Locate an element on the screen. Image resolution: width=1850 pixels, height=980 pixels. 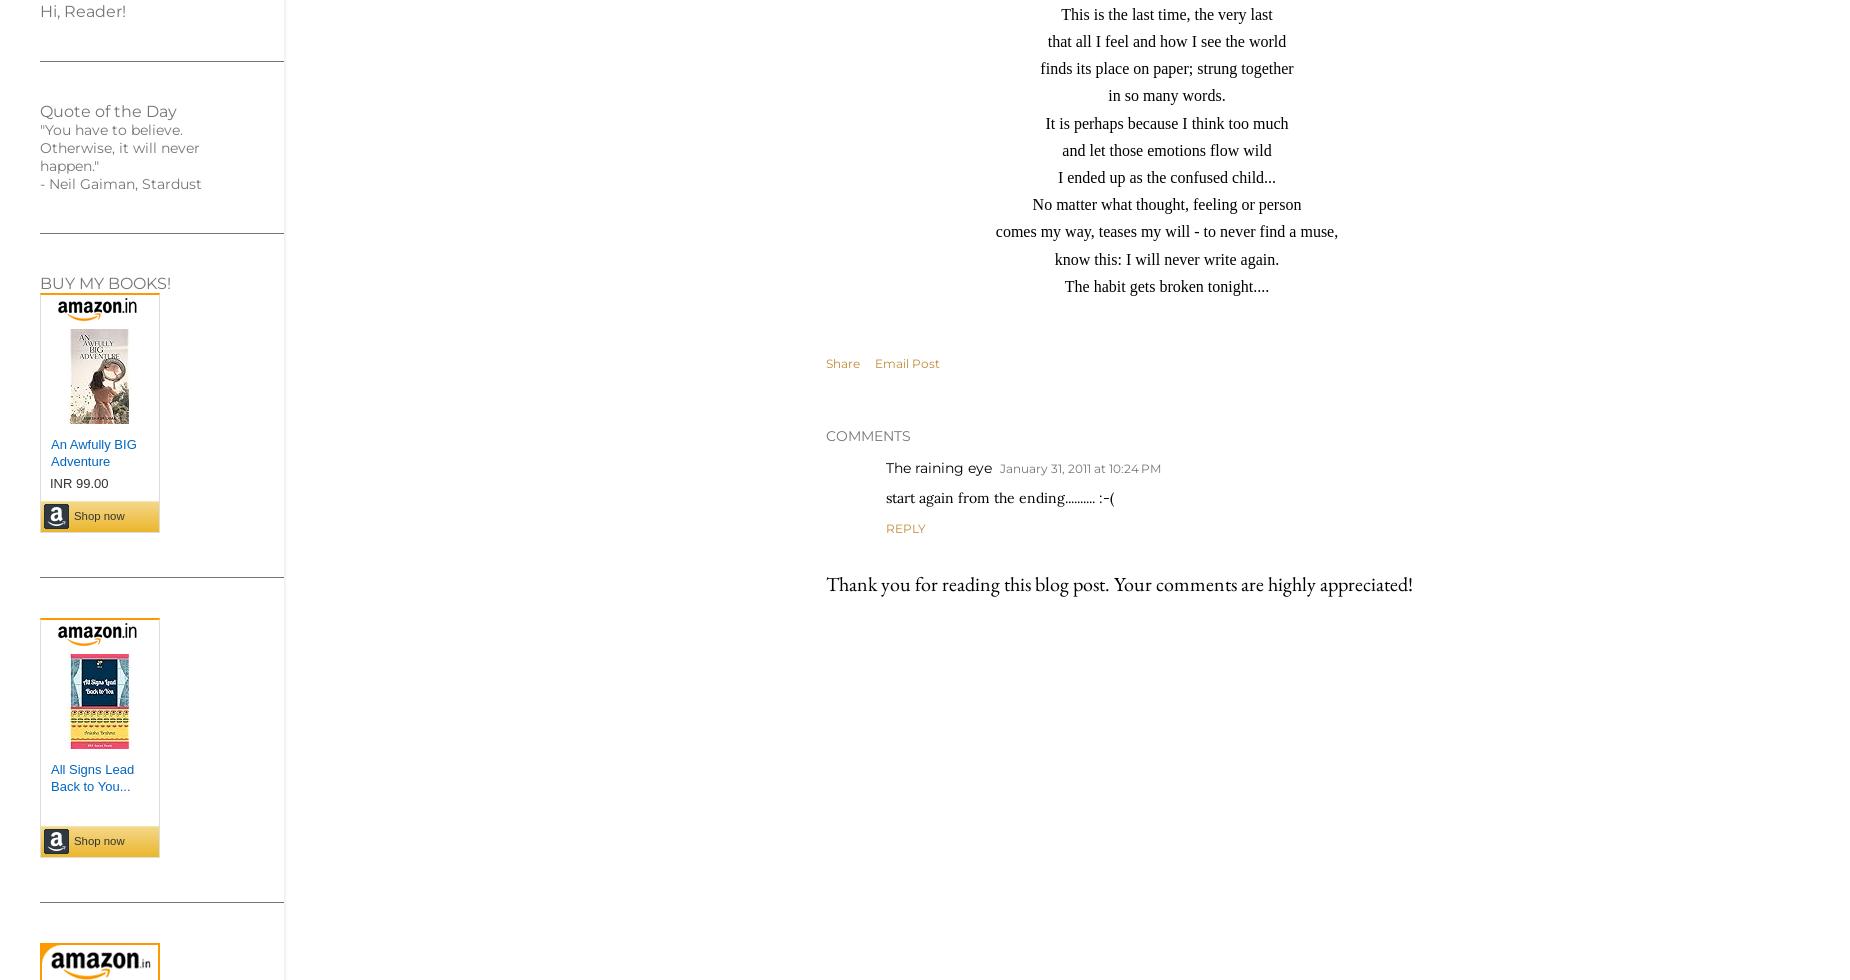
'Hi, Reader!' is located at coordinates (82, 11).